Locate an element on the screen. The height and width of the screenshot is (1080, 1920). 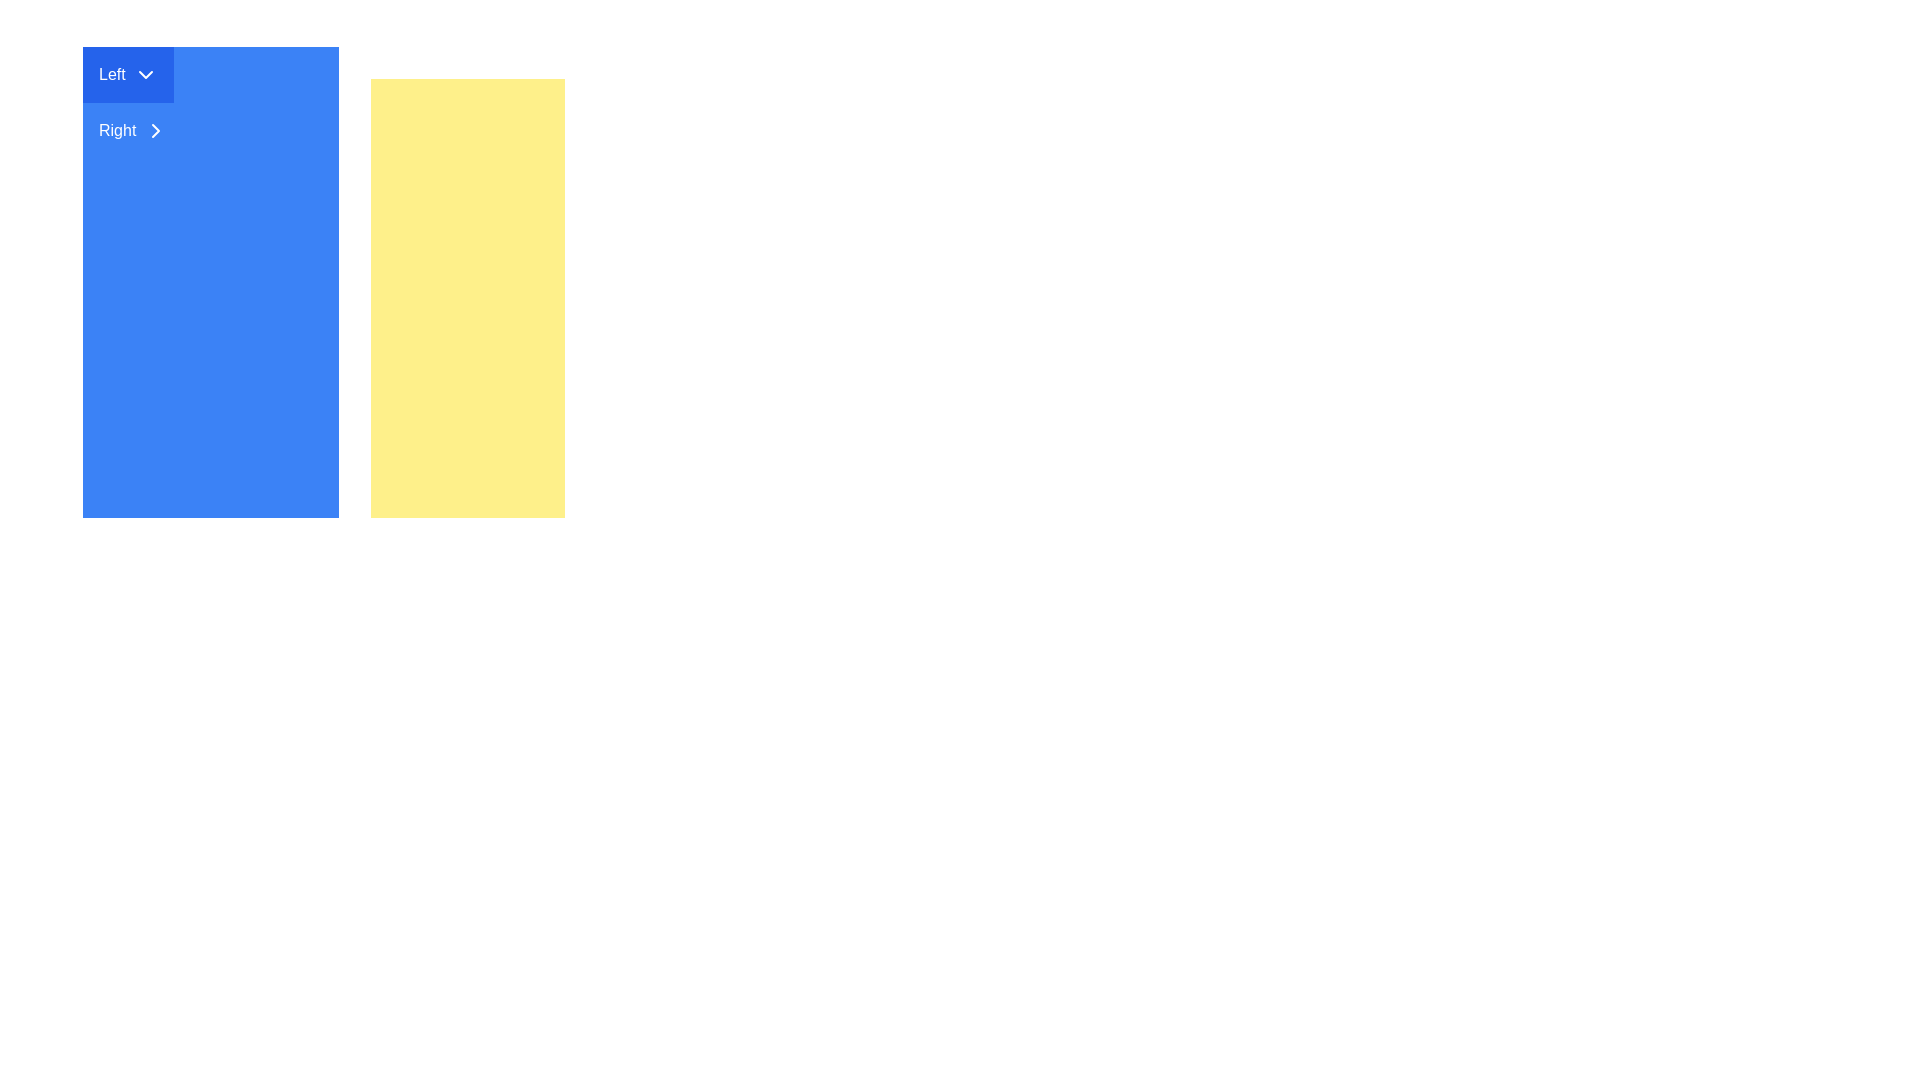
the blue button labeled 'Left' with a downward-pointing chevron icon is located at coordinates (127, 73).